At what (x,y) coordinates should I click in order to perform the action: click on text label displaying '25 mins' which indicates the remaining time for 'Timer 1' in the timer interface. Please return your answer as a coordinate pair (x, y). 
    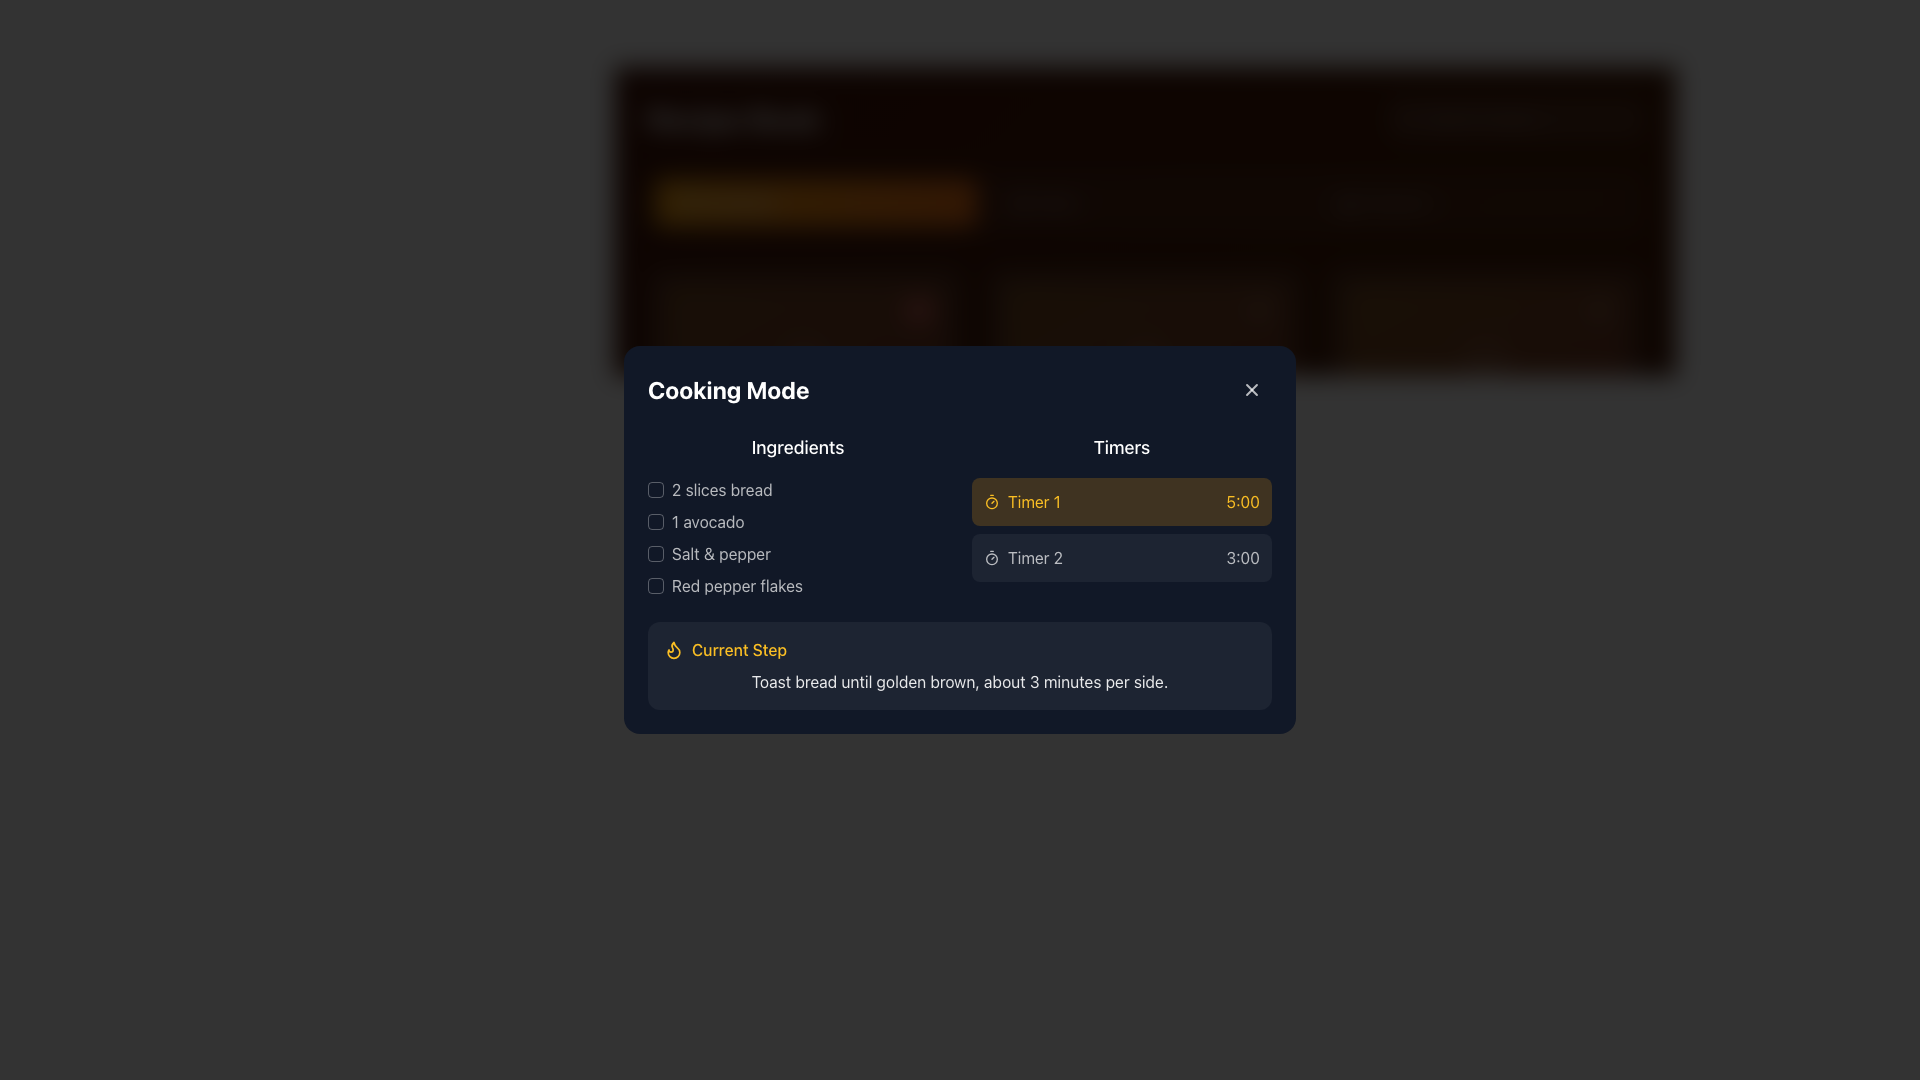
    Looking at the image, I should click on (1047, 504).